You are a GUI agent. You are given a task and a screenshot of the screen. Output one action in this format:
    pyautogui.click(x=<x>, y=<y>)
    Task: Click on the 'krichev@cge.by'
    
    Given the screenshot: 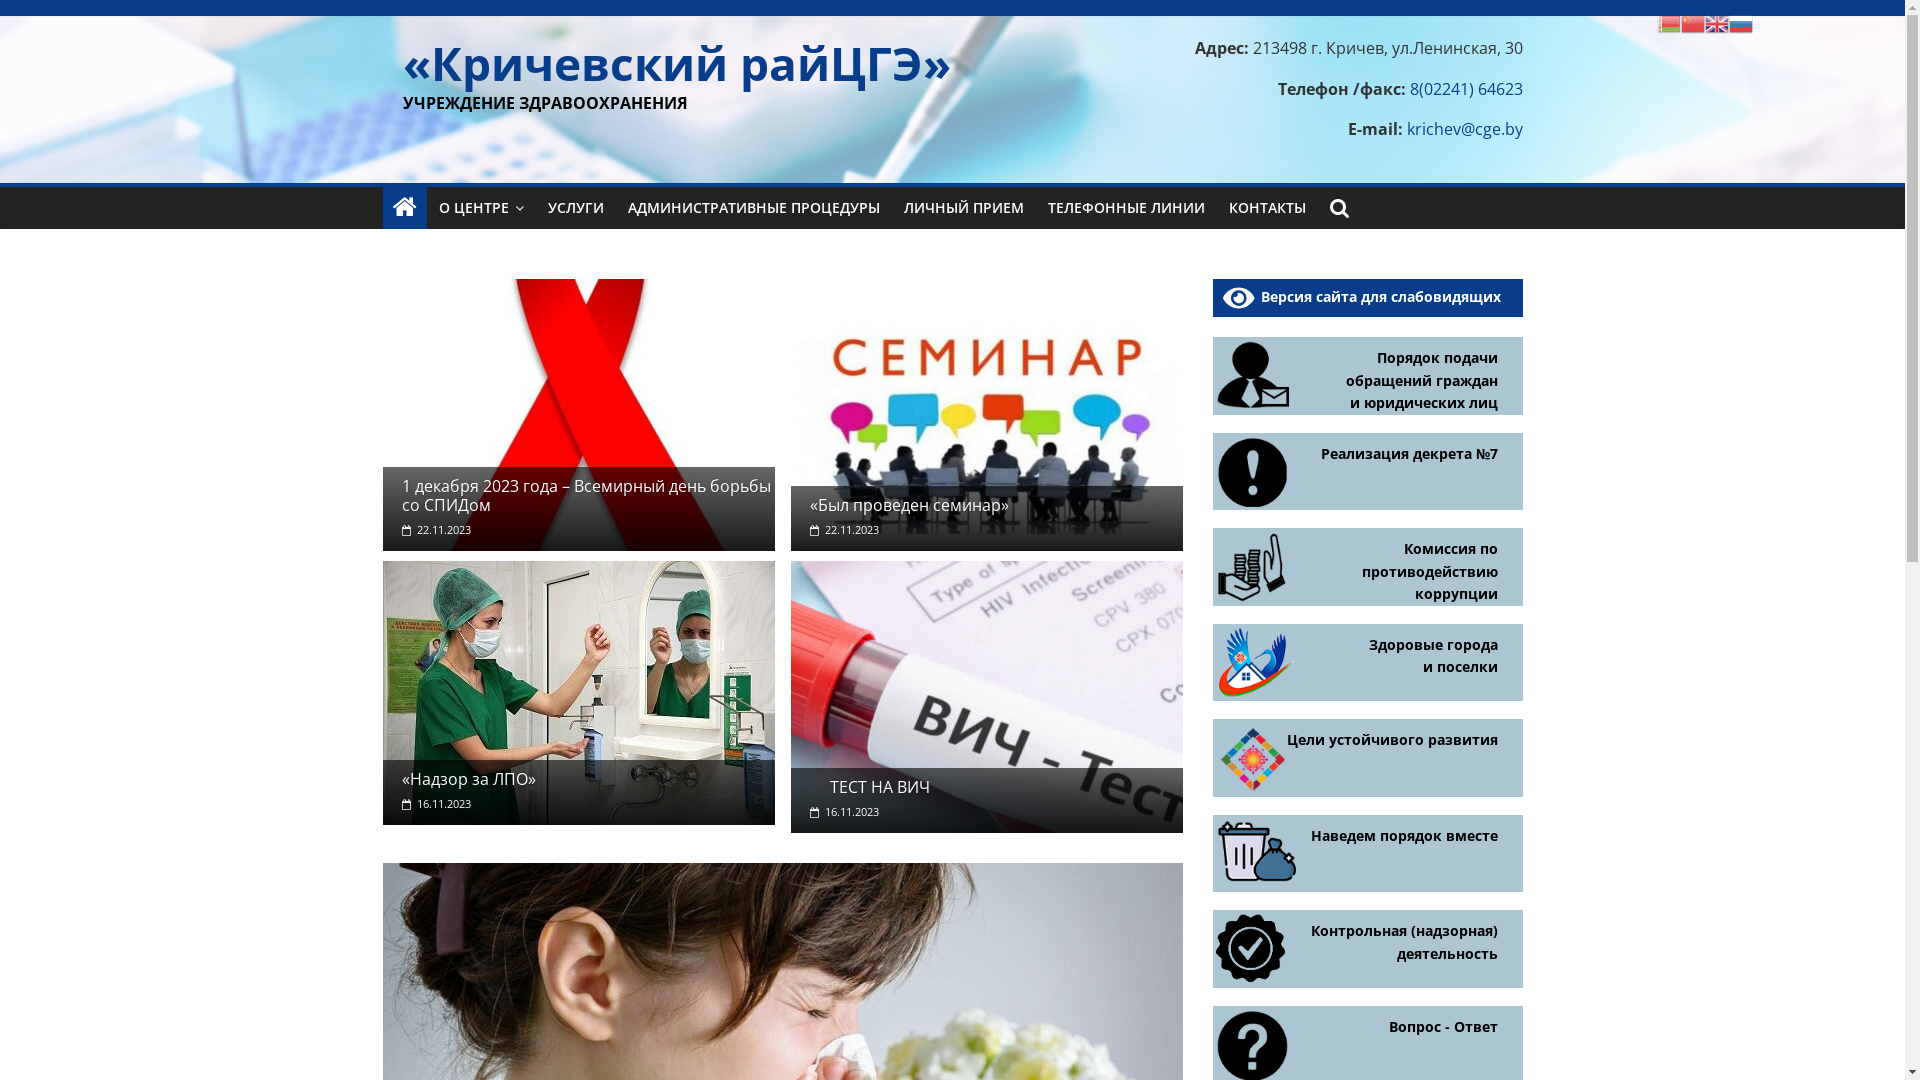 What is the action you would take?
    pyautogui.click(x=1464, y=128)
    